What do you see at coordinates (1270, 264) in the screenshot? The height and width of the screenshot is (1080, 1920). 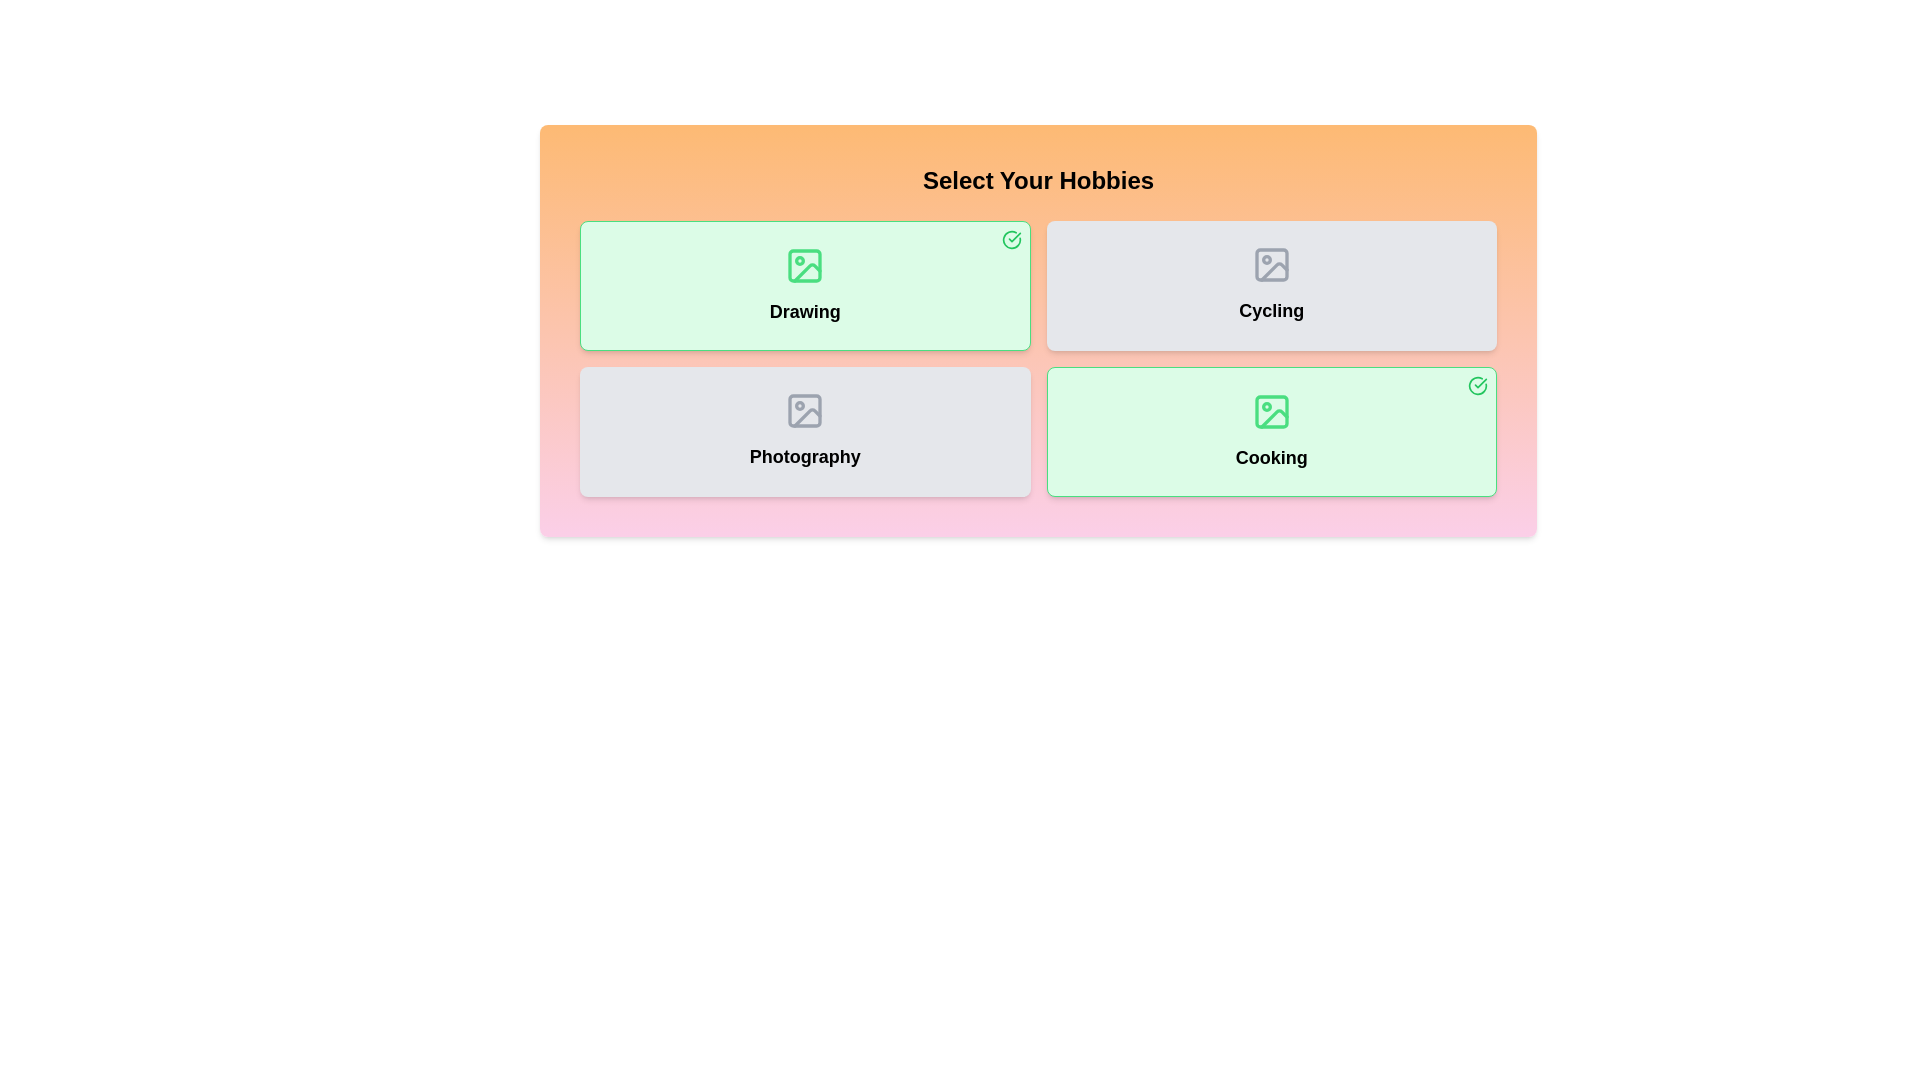 I see `the image icon of the hobby card corresponding to Cycling` at bounding box center [1270, 264].